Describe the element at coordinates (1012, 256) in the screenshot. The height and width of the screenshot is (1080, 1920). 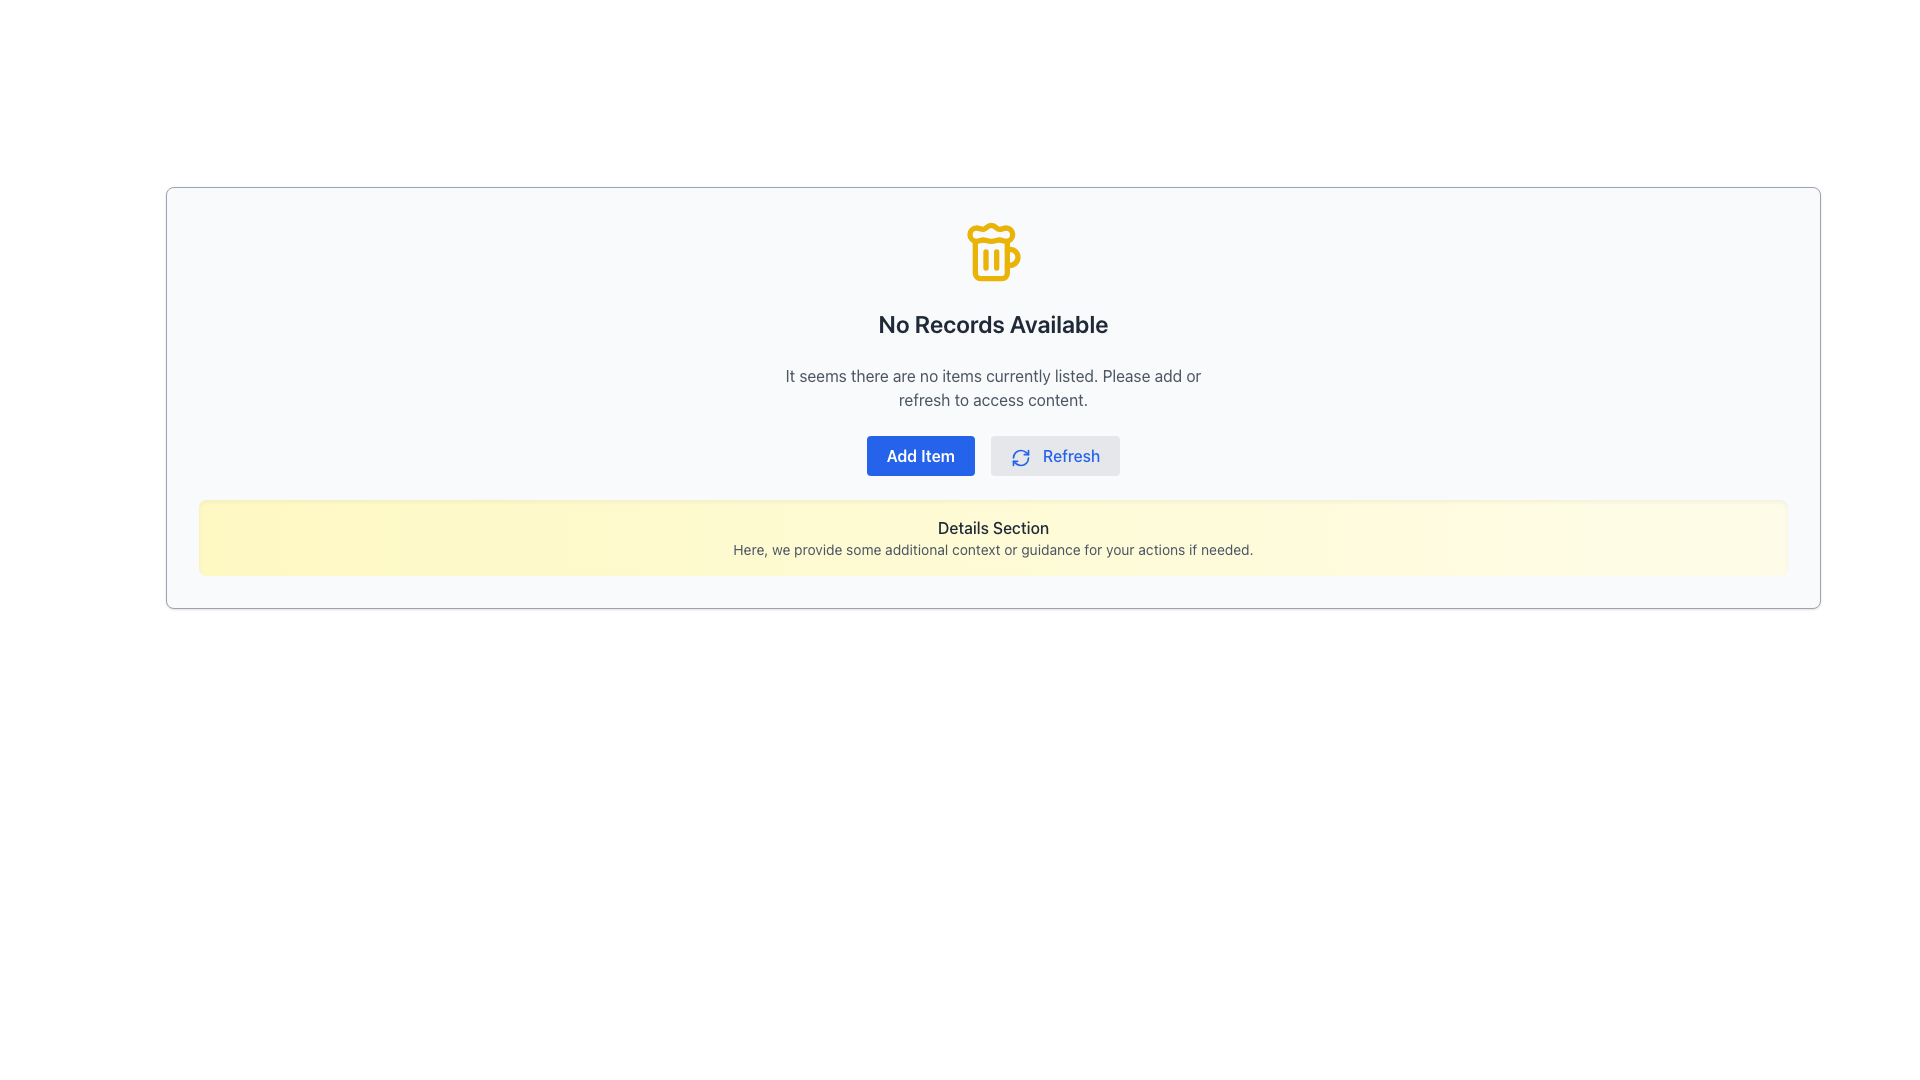
I see `the handle of the beer mug icon, which is the rightmost part of the SVG illustration above the text 'No Records Available'` at that location.